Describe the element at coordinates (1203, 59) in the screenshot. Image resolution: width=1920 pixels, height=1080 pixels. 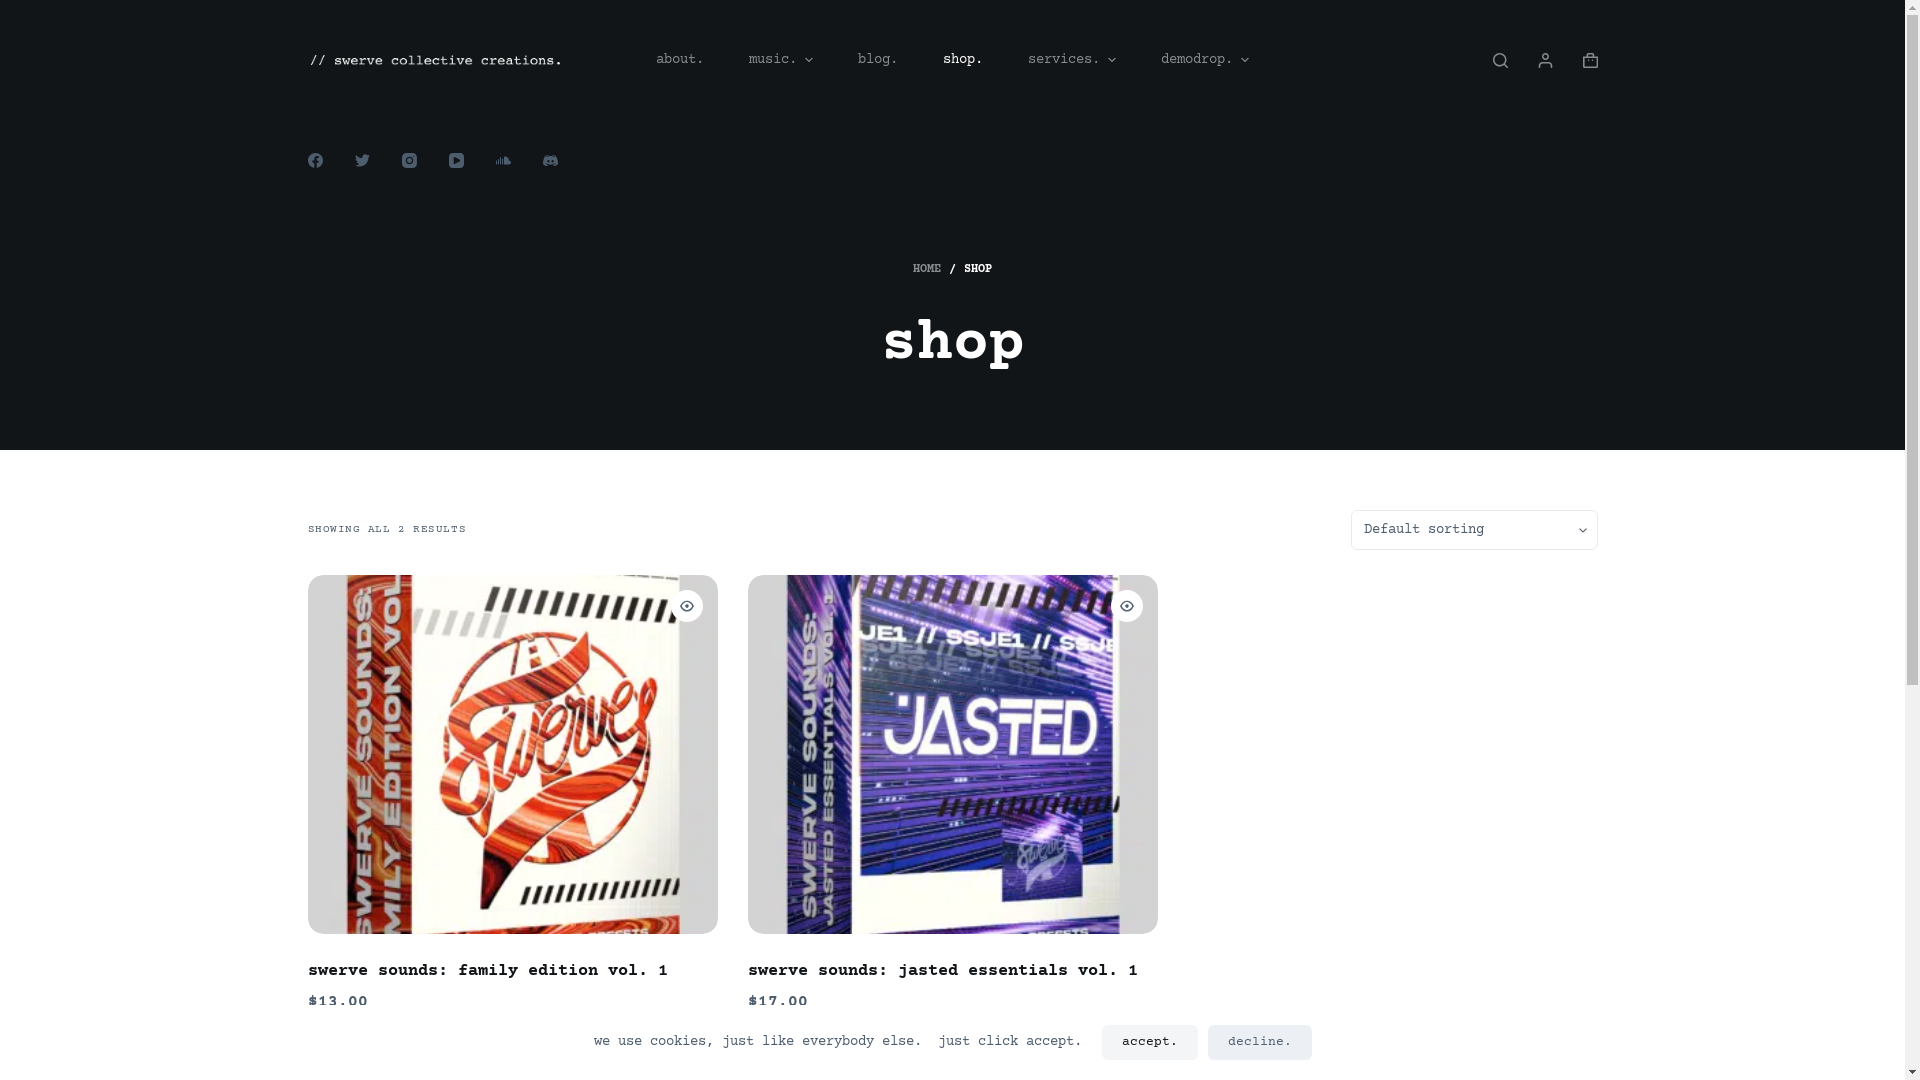
I see `'demodrop.'` at that location.